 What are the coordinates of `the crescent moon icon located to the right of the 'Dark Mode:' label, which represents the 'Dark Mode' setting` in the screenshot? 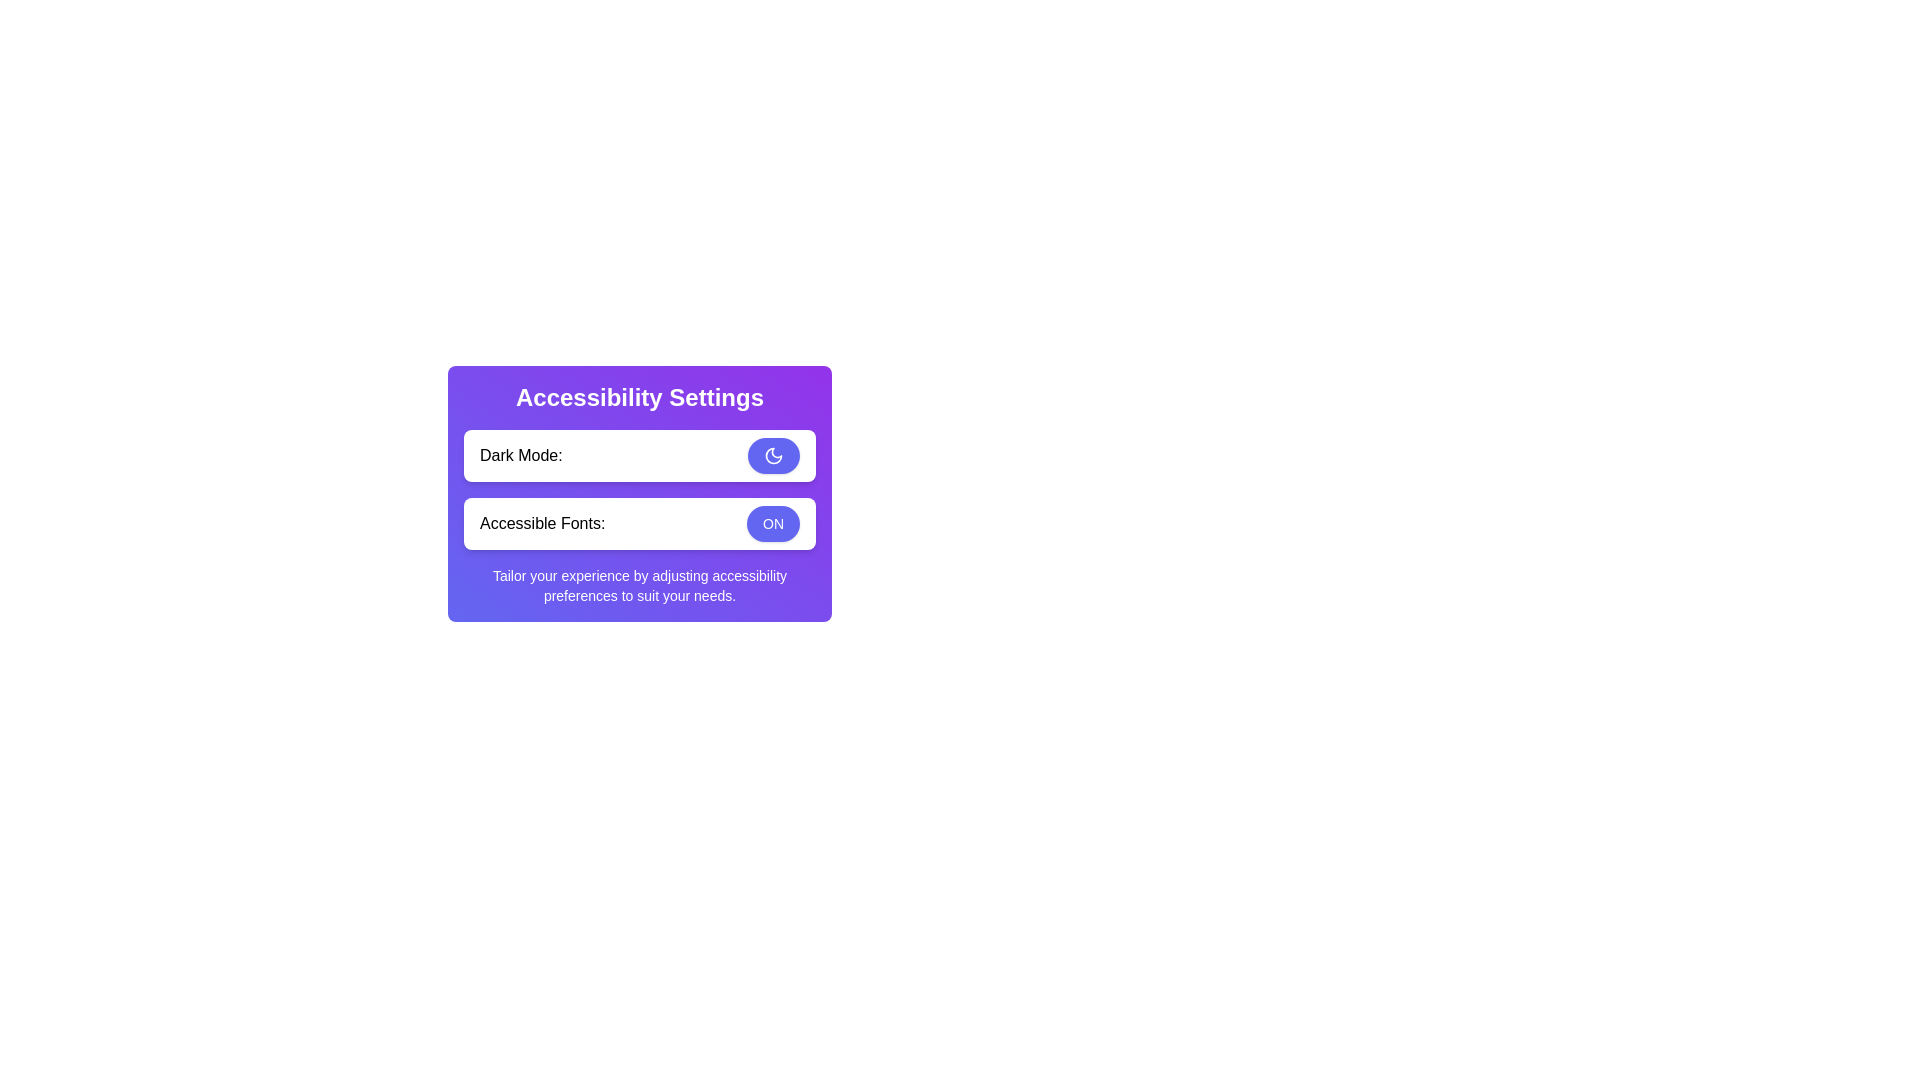 It's located at (772, 455).